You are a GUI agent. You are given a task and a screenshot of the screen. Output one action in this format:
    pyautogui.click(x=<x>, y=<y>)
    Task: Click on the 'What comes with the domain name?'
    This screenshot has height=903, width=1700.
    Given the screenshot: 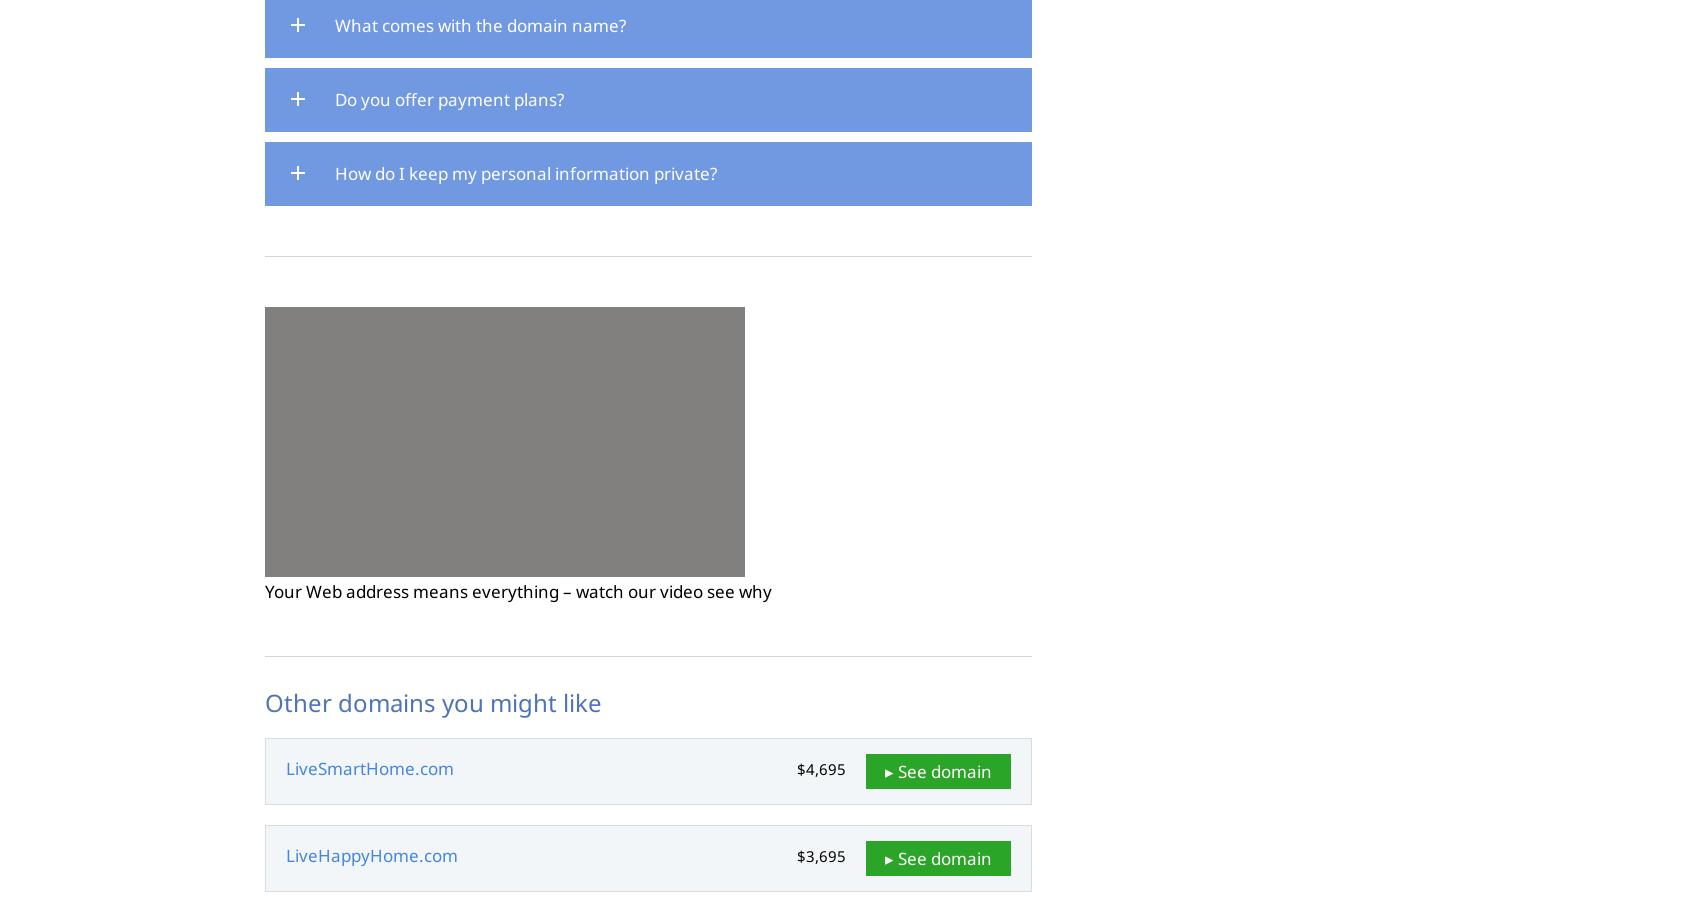 What is the action you would take?
    pyautogui.click(x=480, y=24)
    